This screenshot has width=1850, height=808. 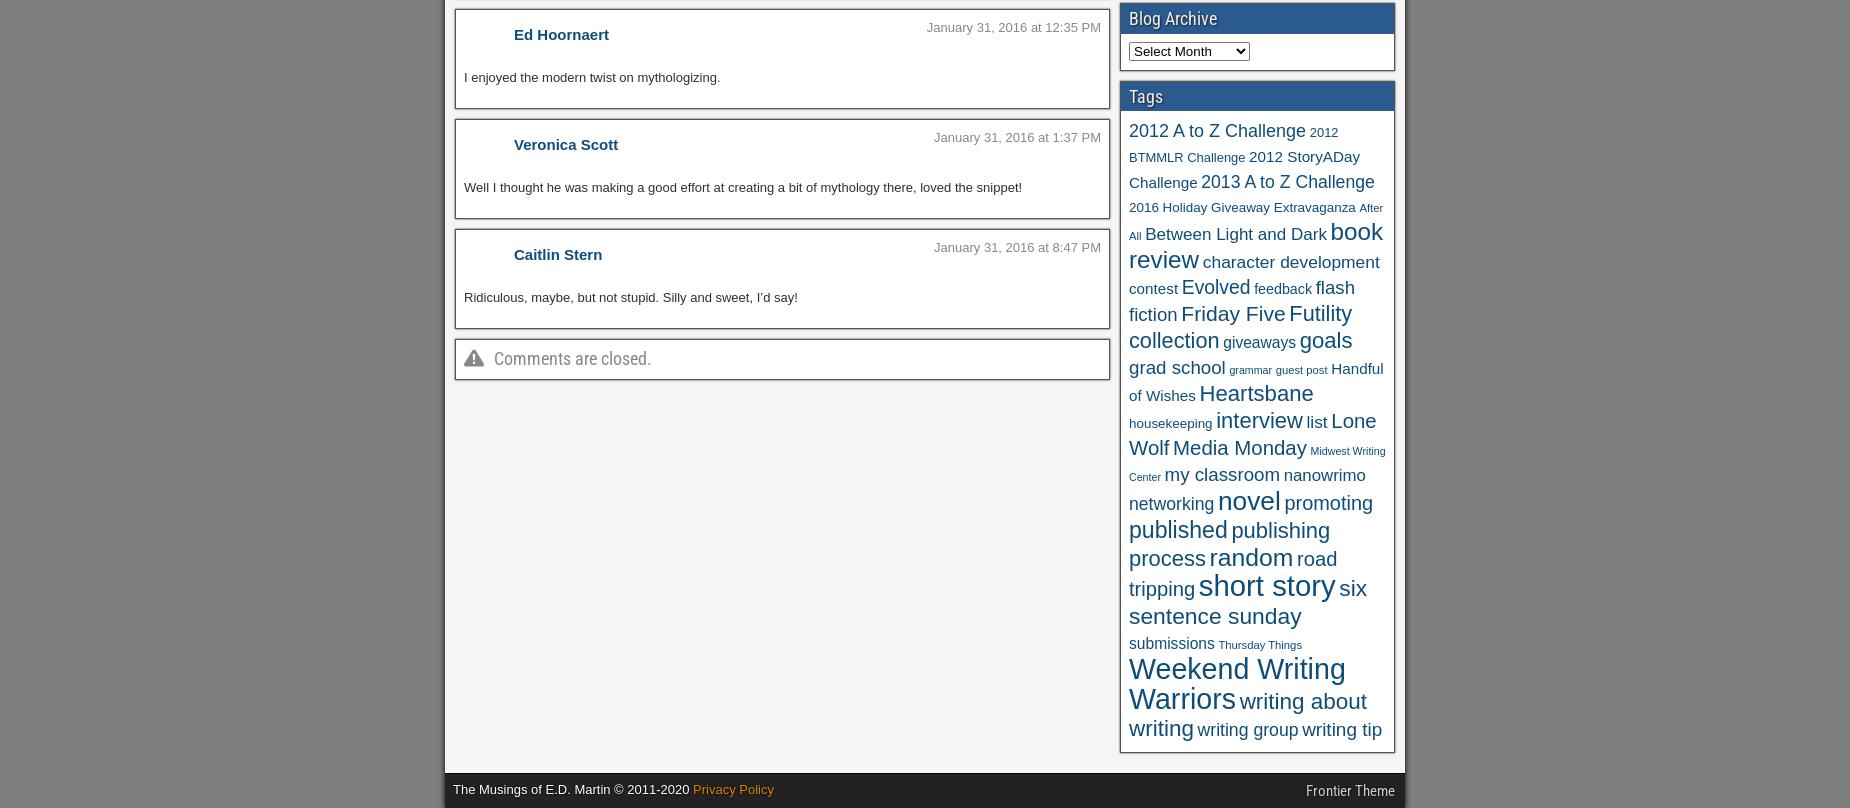 I want to click on 'promoting', so click(x=1283, y=502).